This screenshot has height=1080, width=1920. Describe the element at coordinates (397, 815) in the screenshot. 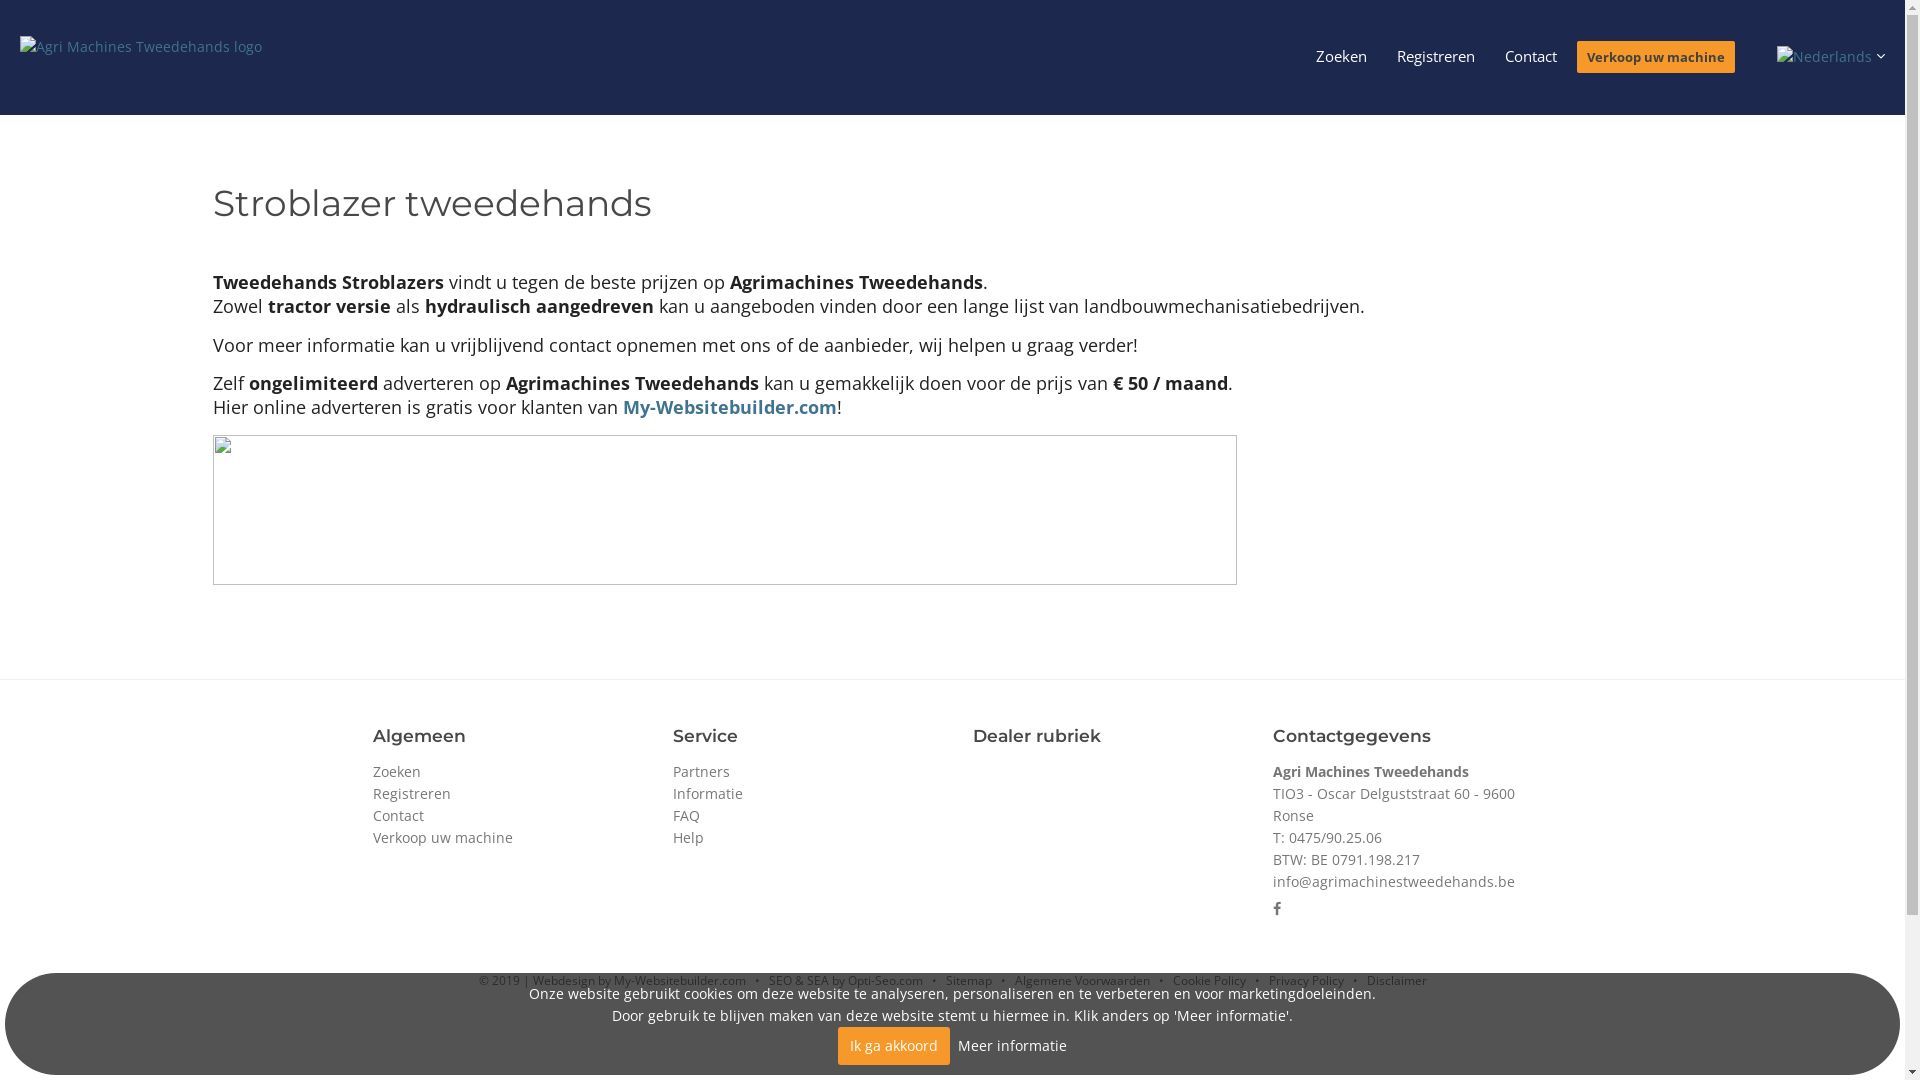

I see `'Contact'` at that location.